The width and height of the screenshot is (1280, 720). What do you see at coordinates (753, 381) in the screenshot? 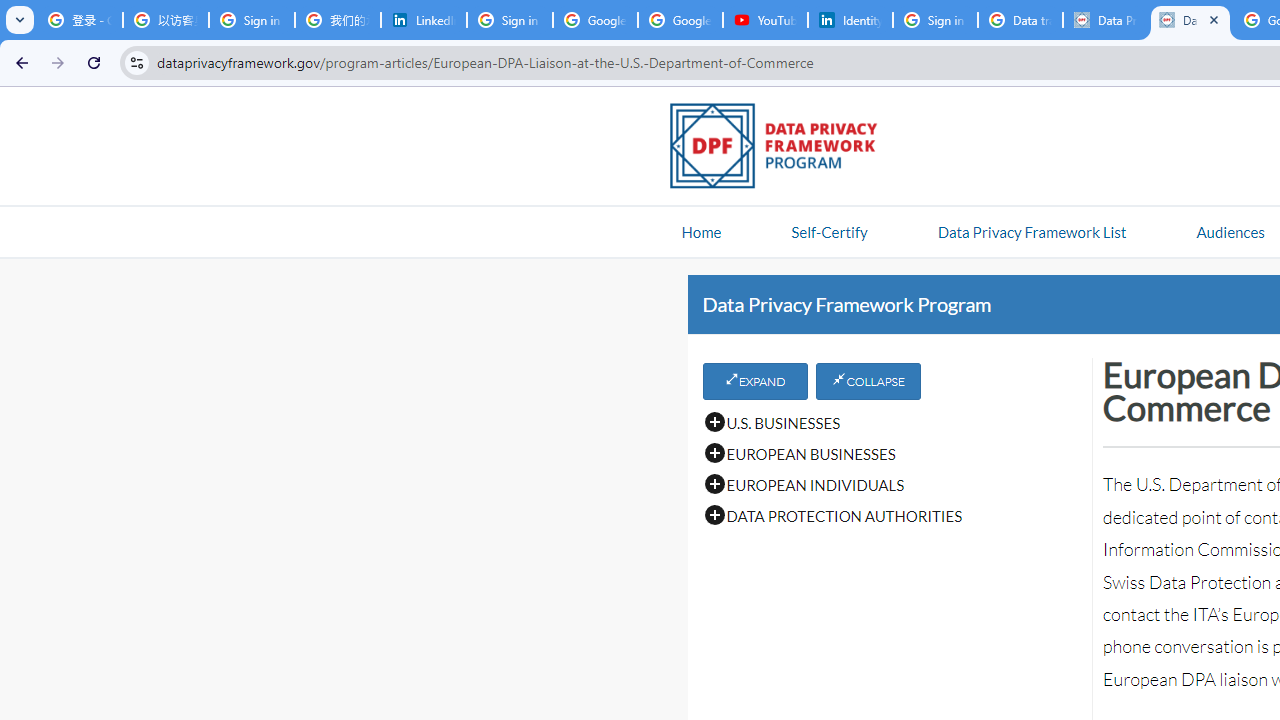
I see `'EXPAND'` at bounding box center [753, 381].